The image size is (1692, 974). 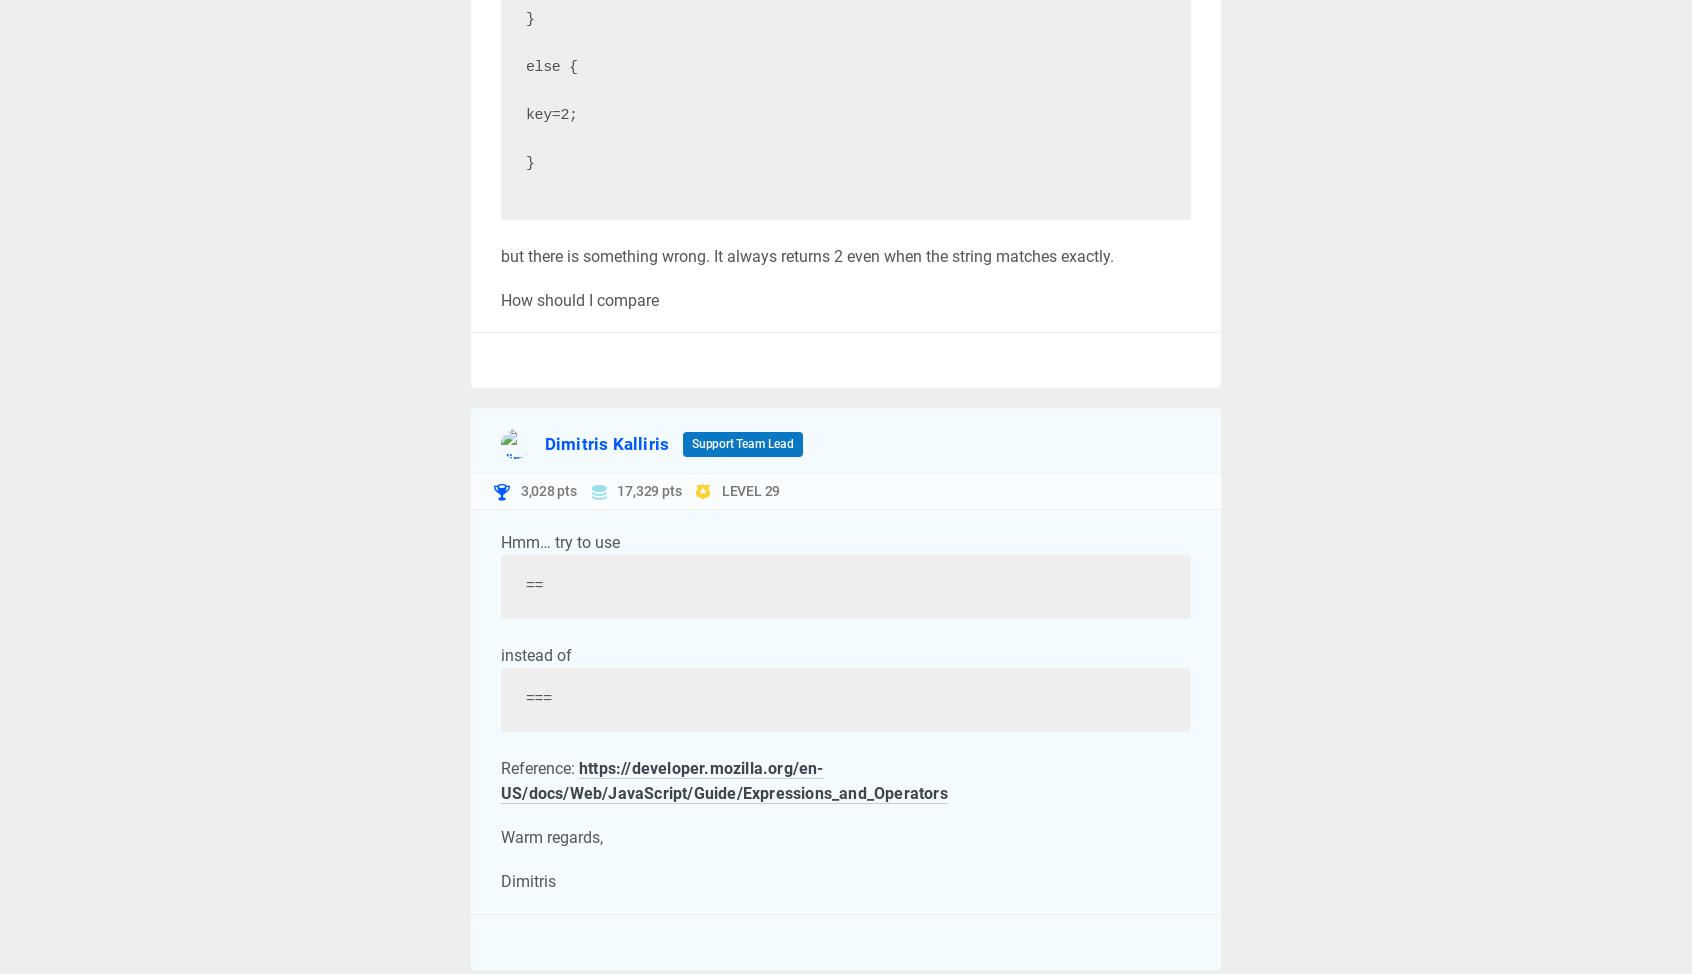 What do you see at coordinates (551, 113) in the screenshot?
I see `'key=2;'` at bounding box center [551, 113].